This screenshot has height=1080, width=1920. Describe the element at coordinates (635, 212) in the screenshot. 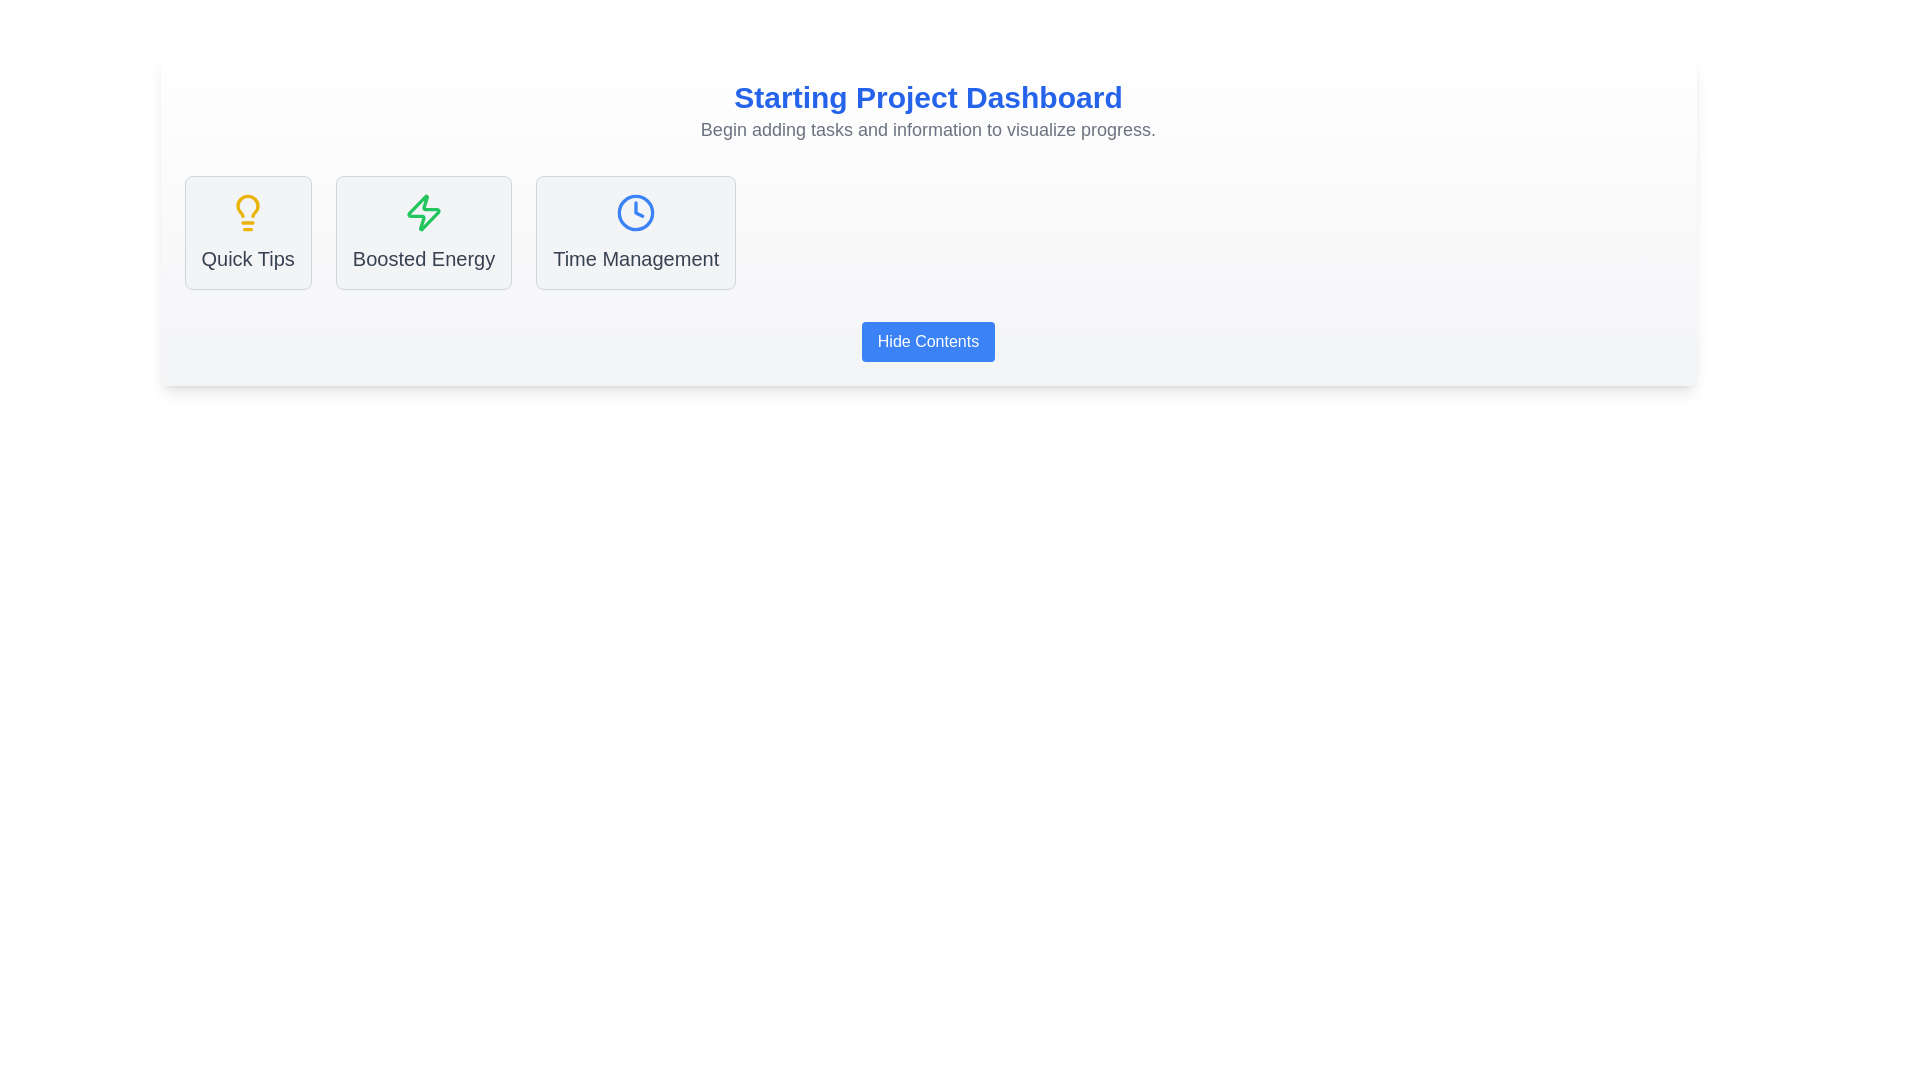

I see `the clock icon within the 'Time Management' section, which is a blue, minimalistic icon with two hands indicating time` at that location.